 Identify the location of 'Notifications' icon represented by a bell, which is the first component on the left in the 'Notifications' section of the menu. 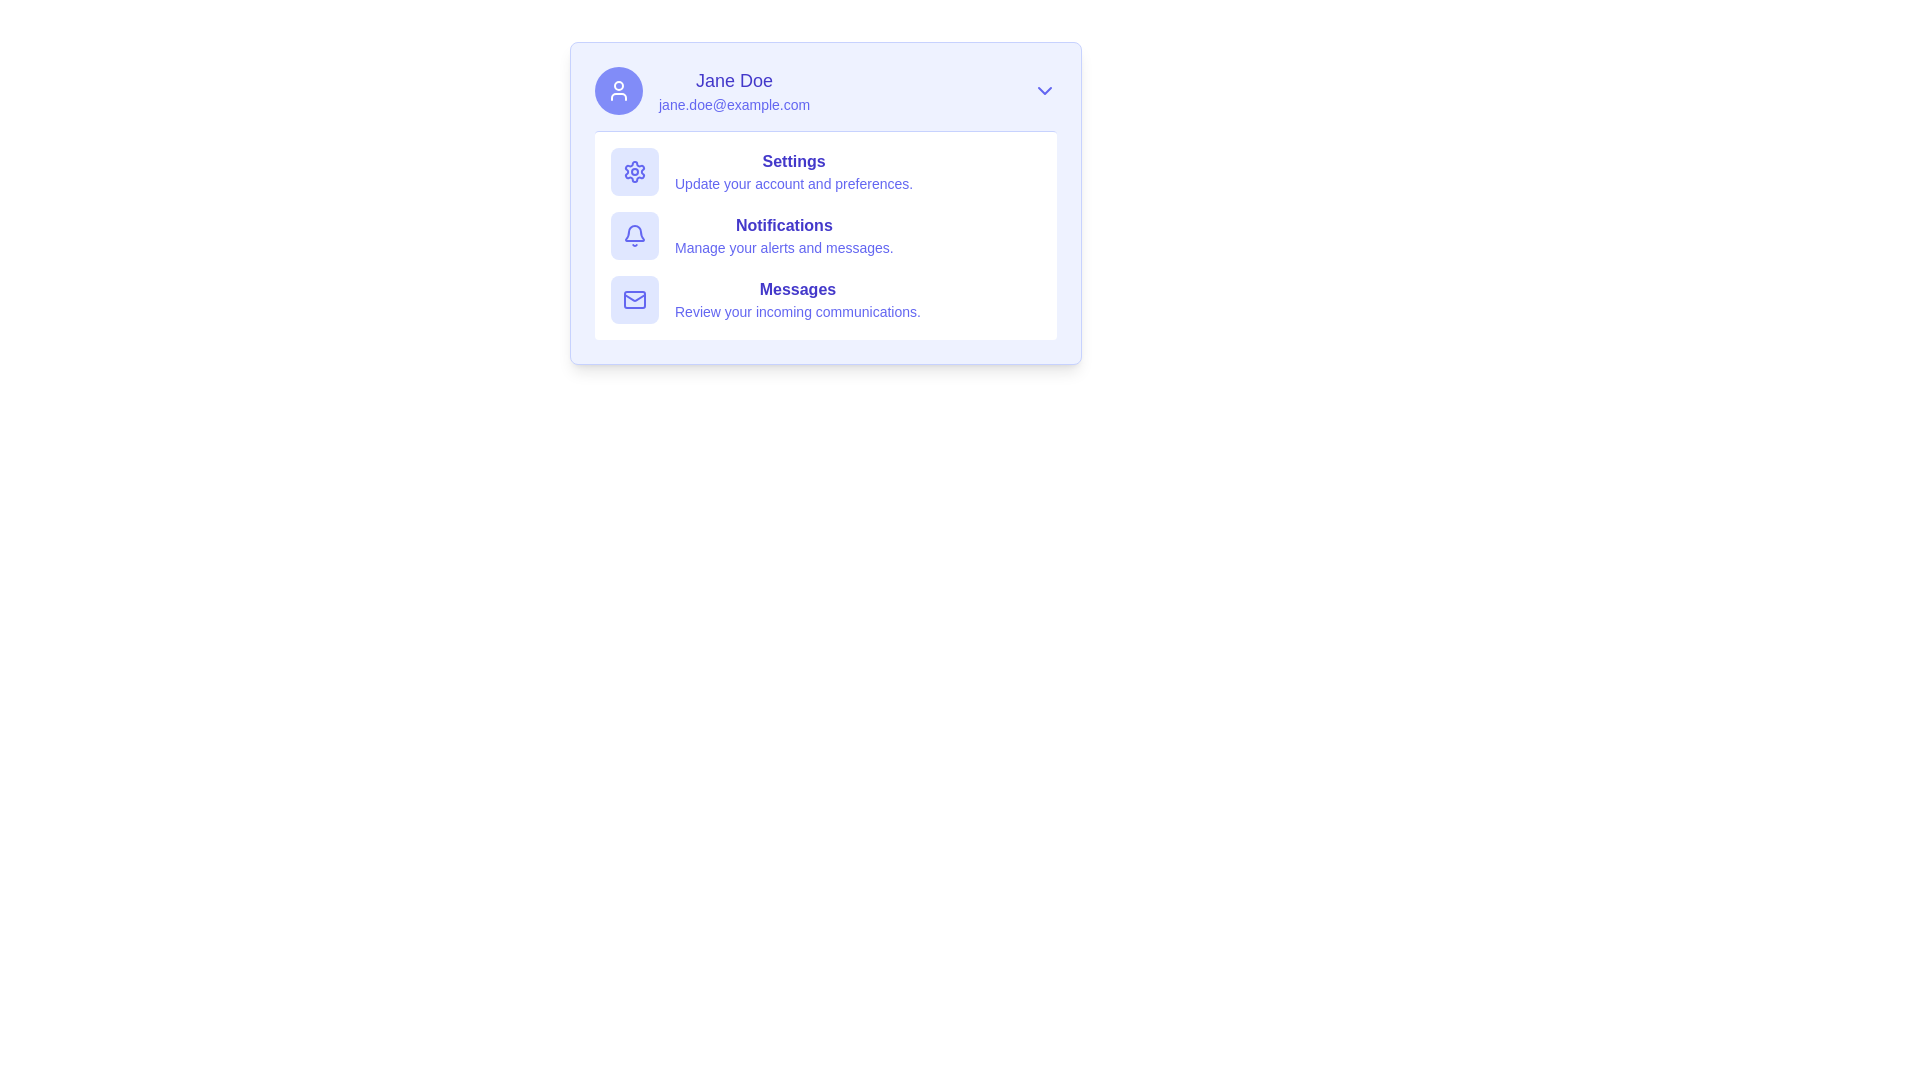
(633, 234).